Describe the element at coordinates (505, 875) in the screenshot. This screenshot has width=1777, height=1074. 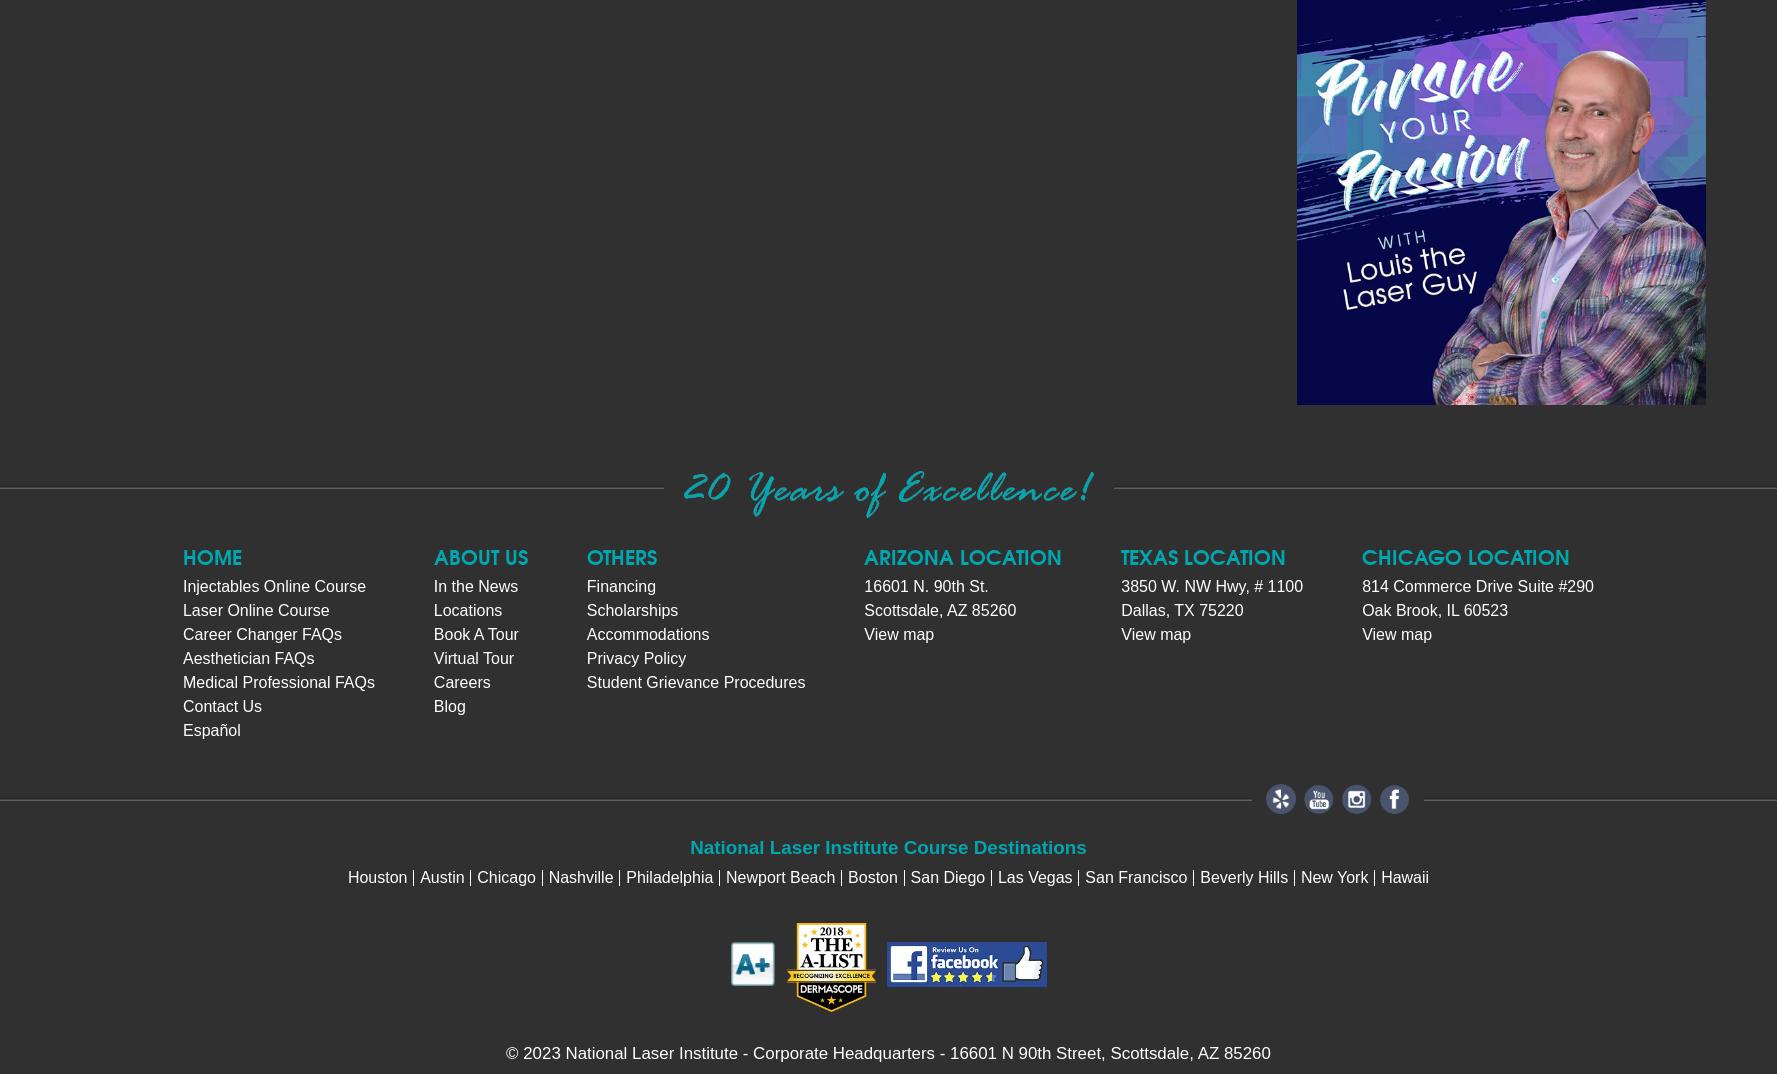
I see `'Chicago'` at that location.